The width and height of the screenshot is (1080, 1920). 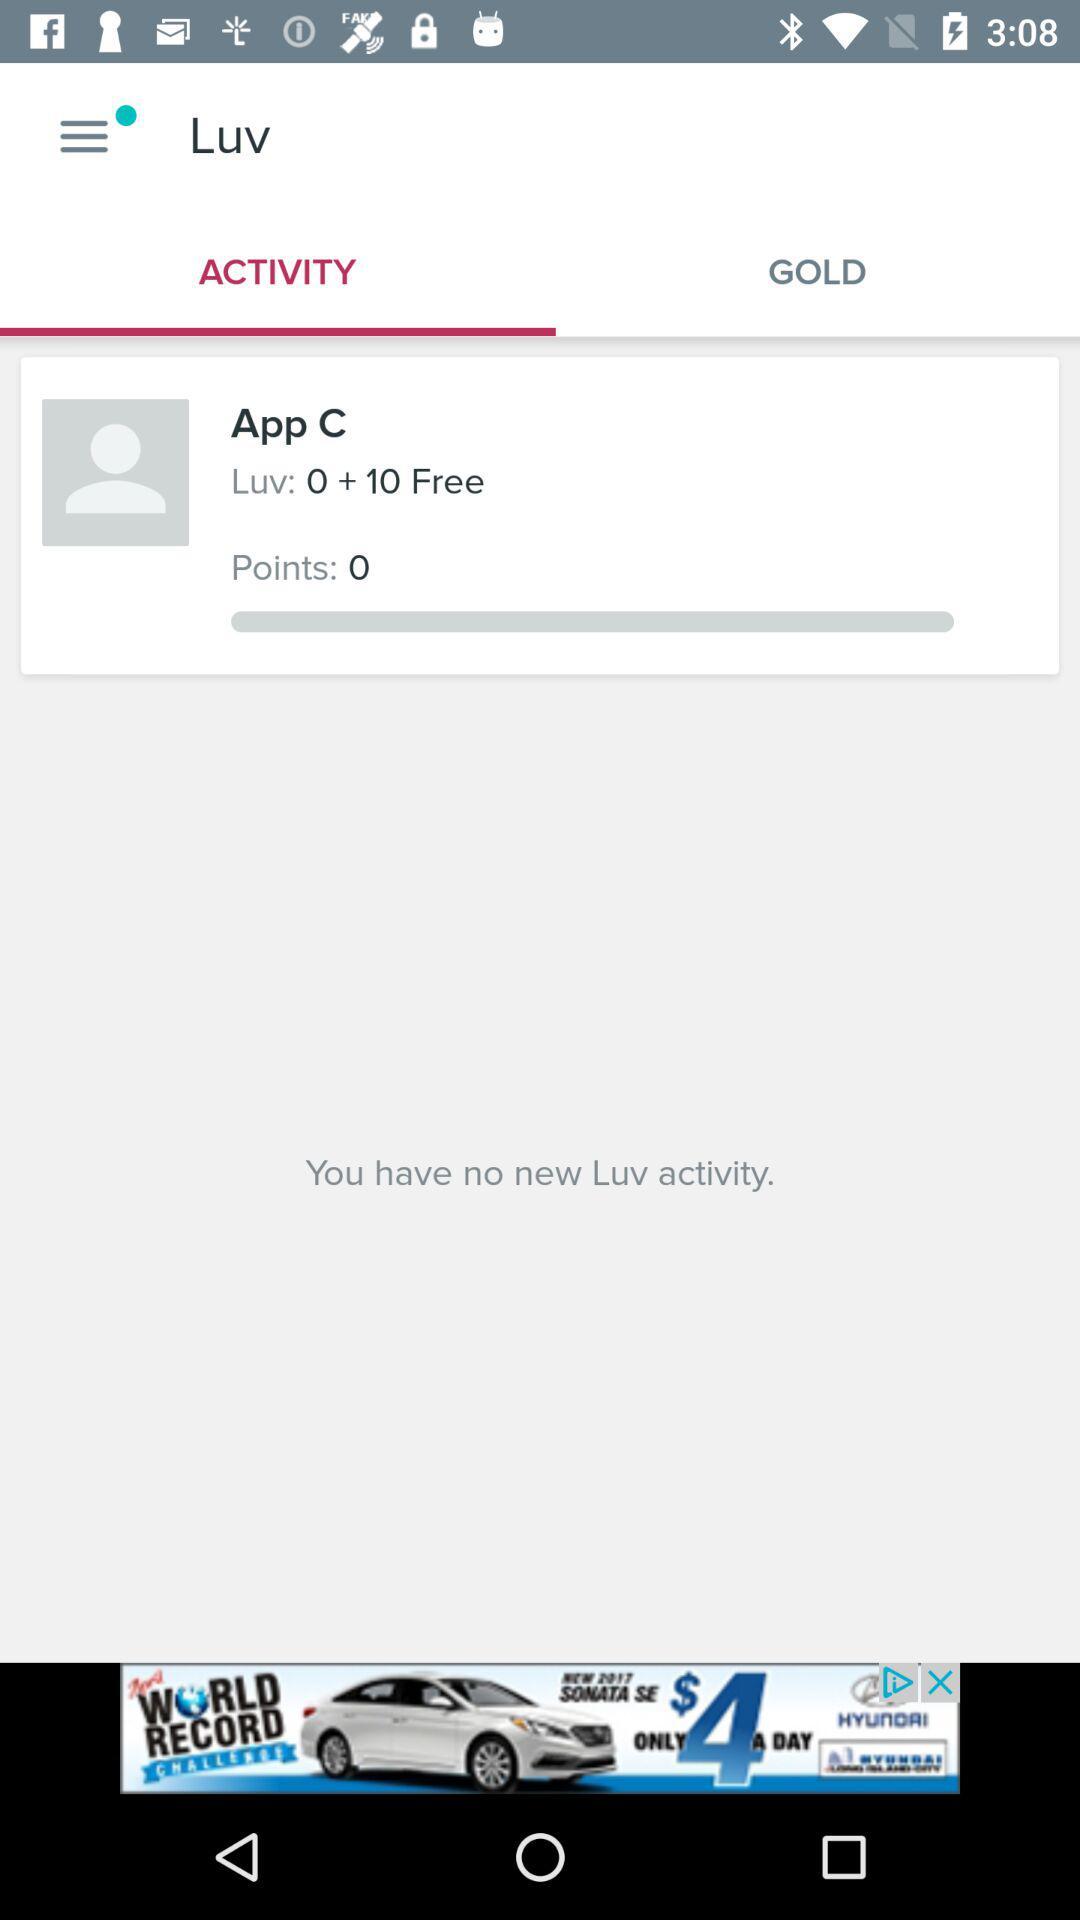 What do you see at coordinates (115, 471) in the screenshot?
I see `the avatar icon` at bounding box center [115, 471].